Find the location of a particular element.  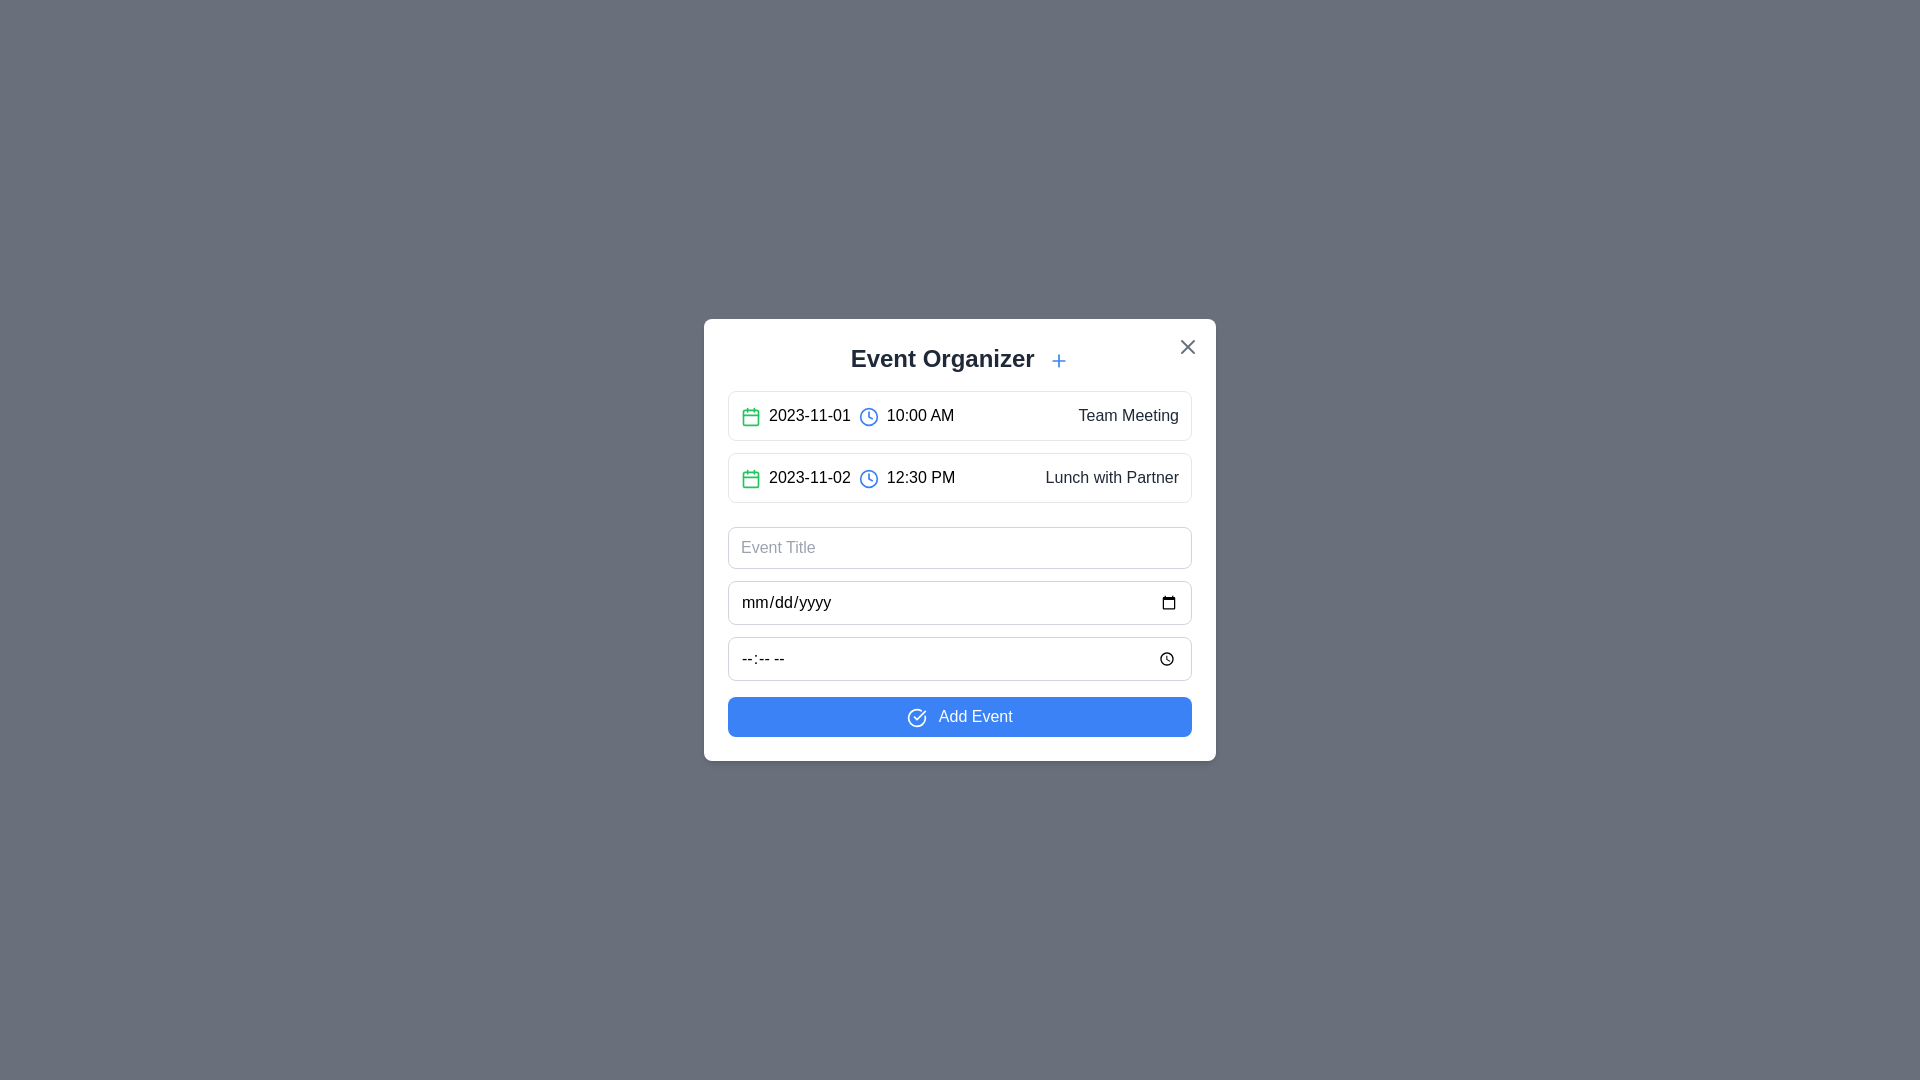

the close button located at the top-right corner of the modal to trigger the hover effect is located at coordinates (1188, 346).